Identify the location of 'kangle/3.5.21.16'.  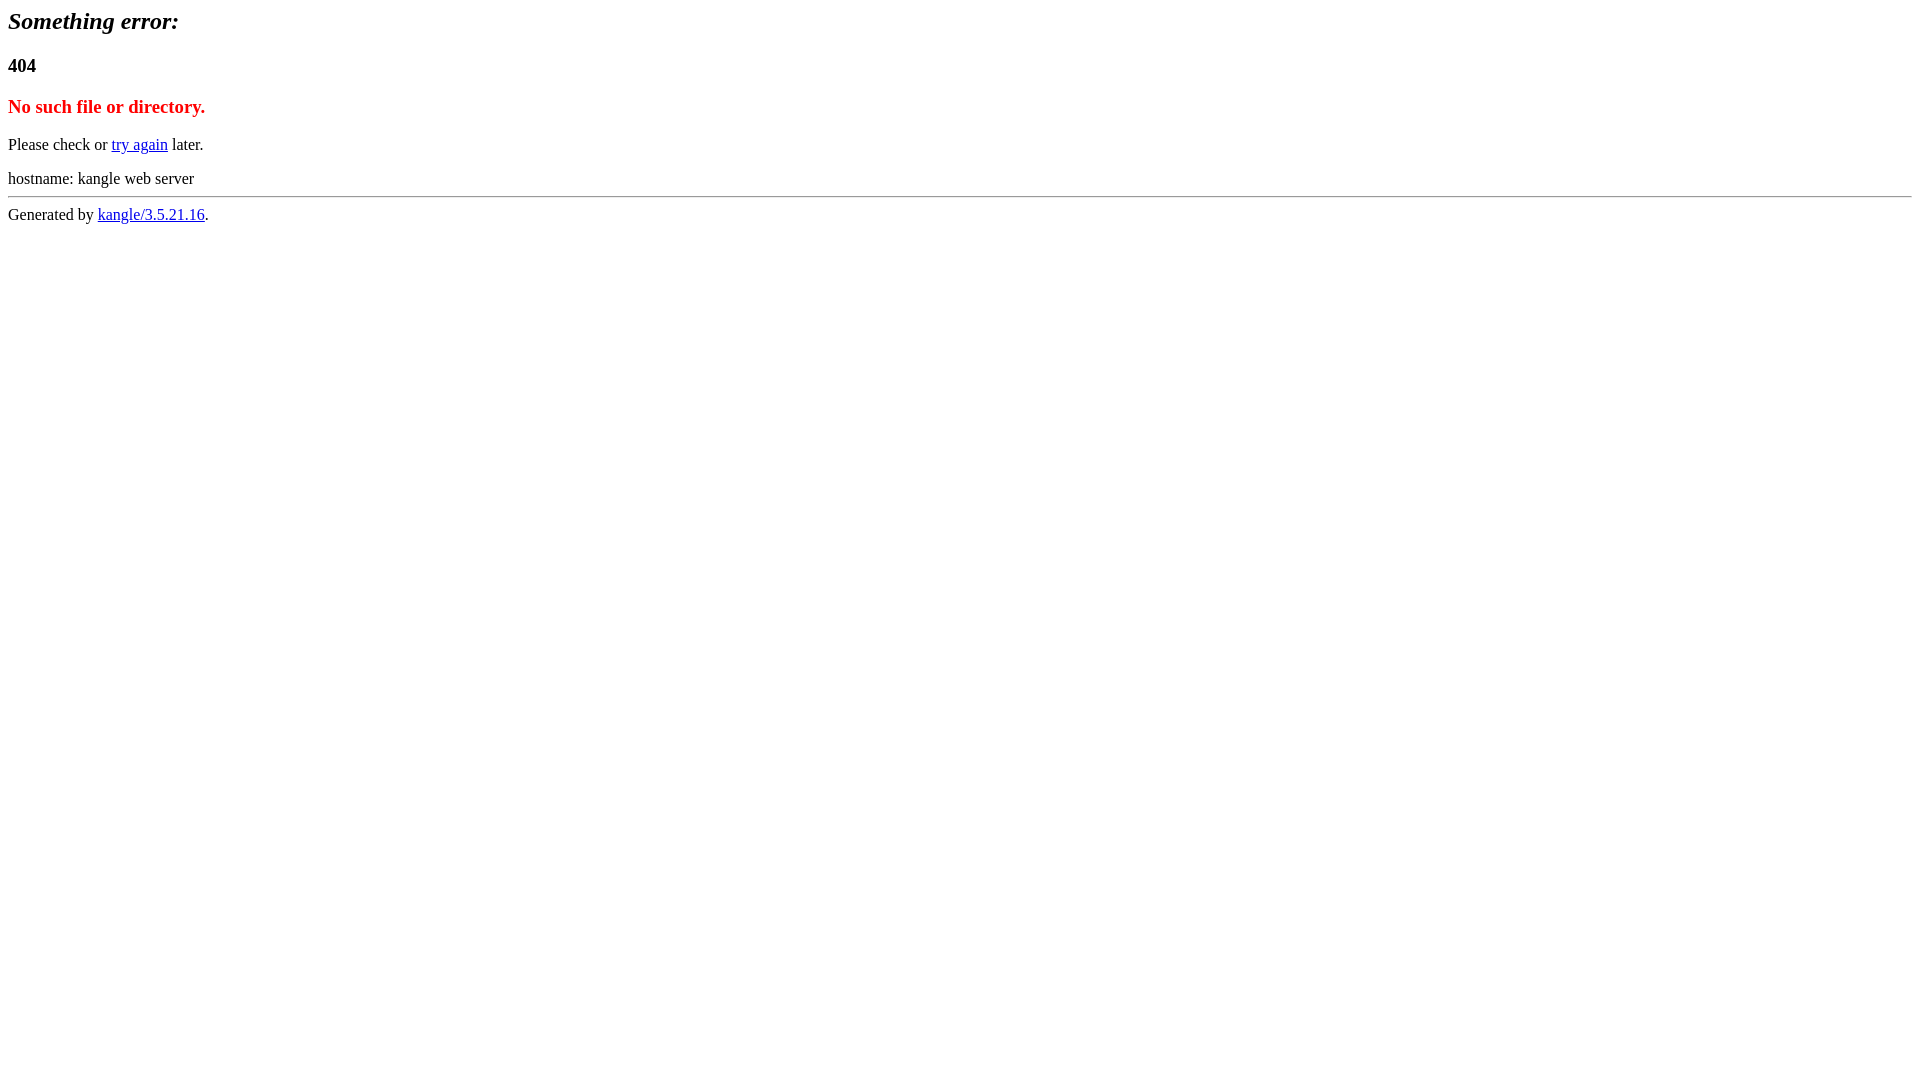
(150, 214).